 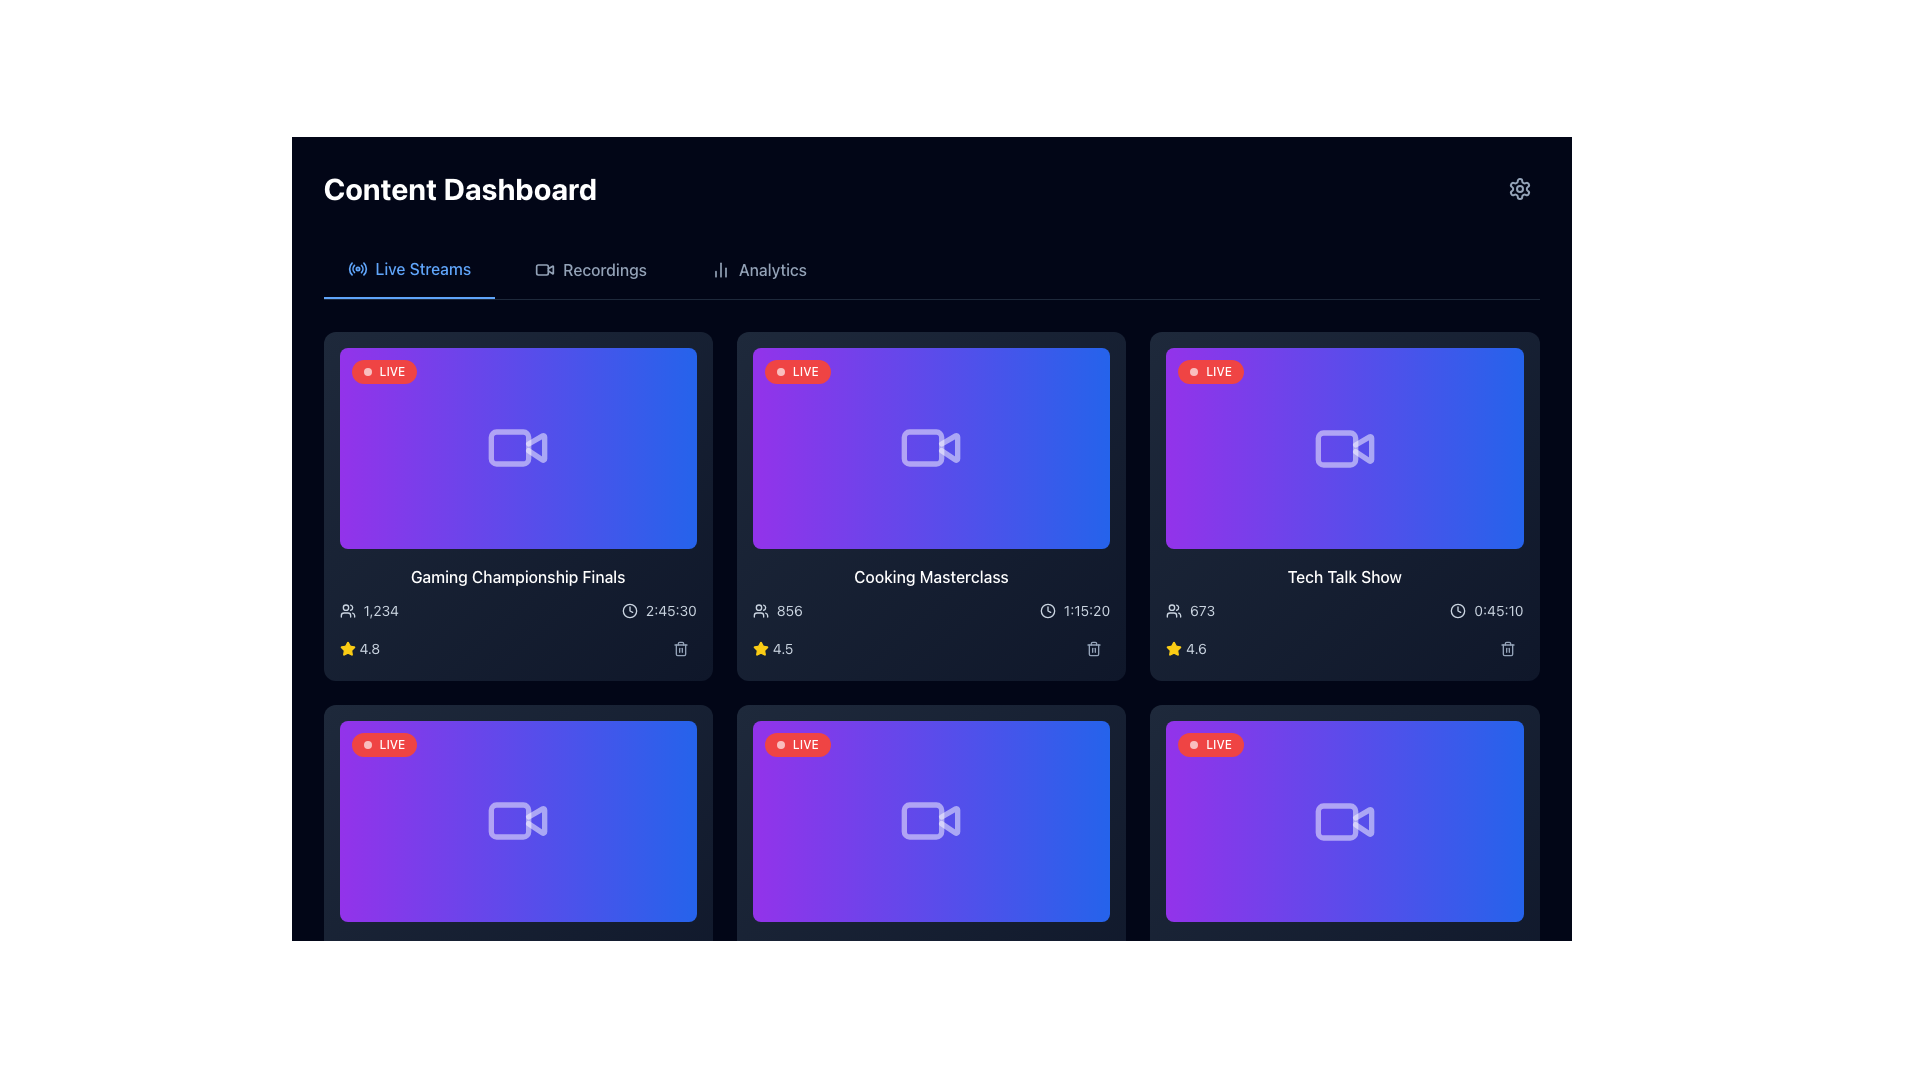 What do you see at coordinates (930, 505) in the screenshot?
I see `the Cooking Masterclass card, which is the second card in the top row of the event grid, positioned between the Gaming Championship Finals and Tech Talk Show cards` at bounding box center [930, 505].